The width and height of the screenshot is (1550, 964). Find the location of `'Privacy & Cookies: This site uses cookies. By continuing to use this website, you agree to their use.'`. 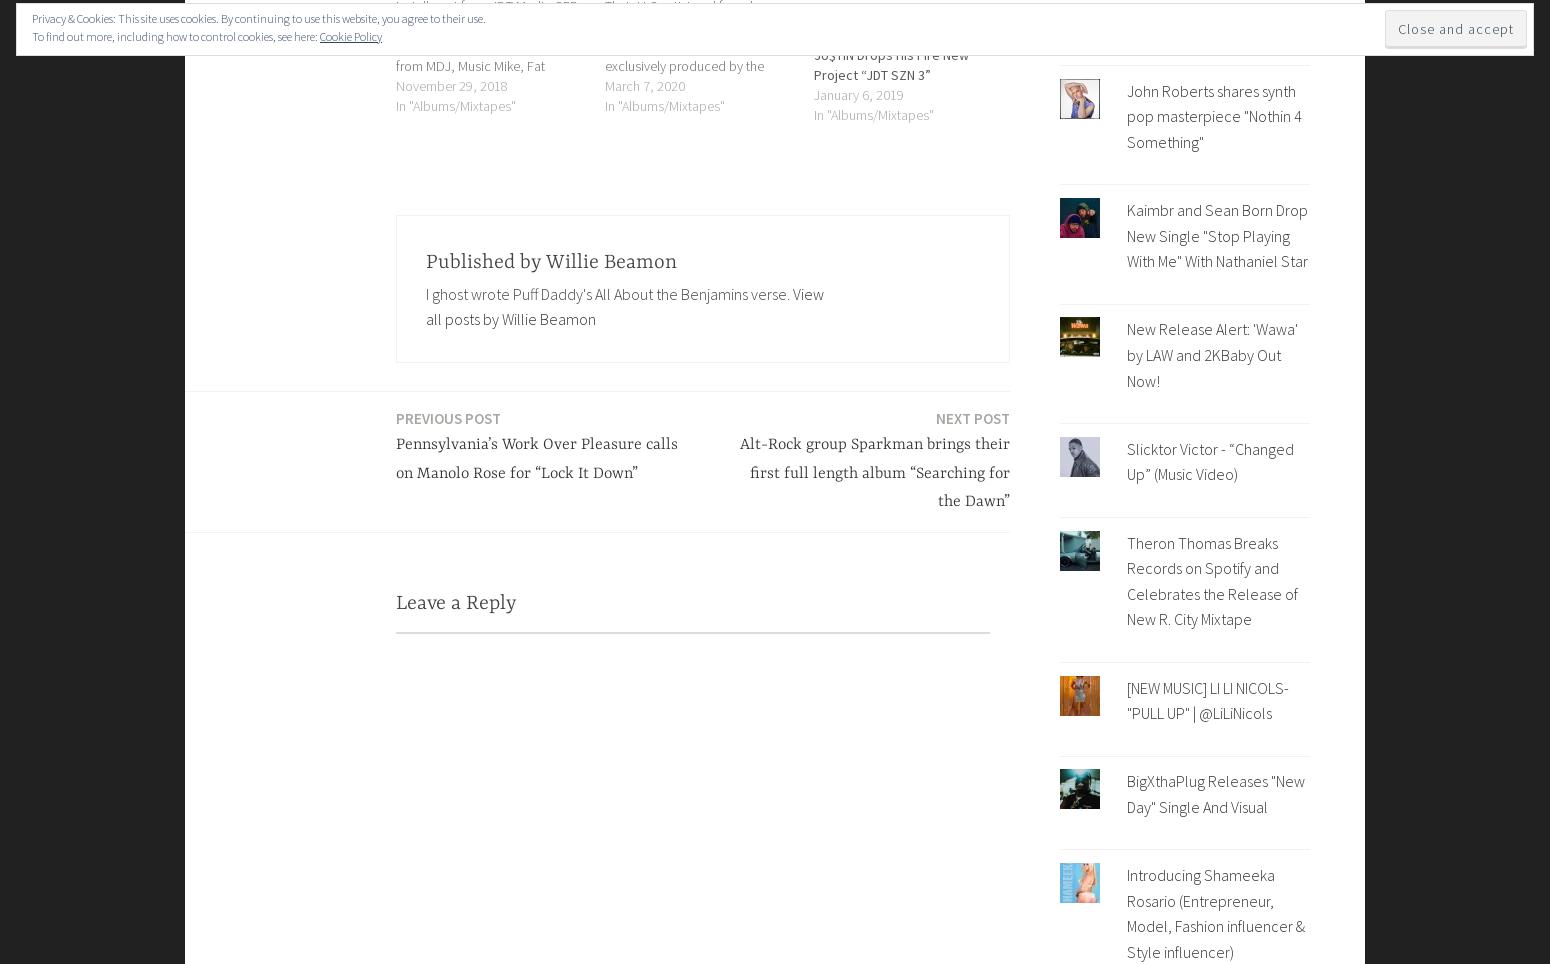

'Privacy & Cookies: This site uses cookies. By continuing to use this website, you agree to their use.' is located at coordinates (259, 17).